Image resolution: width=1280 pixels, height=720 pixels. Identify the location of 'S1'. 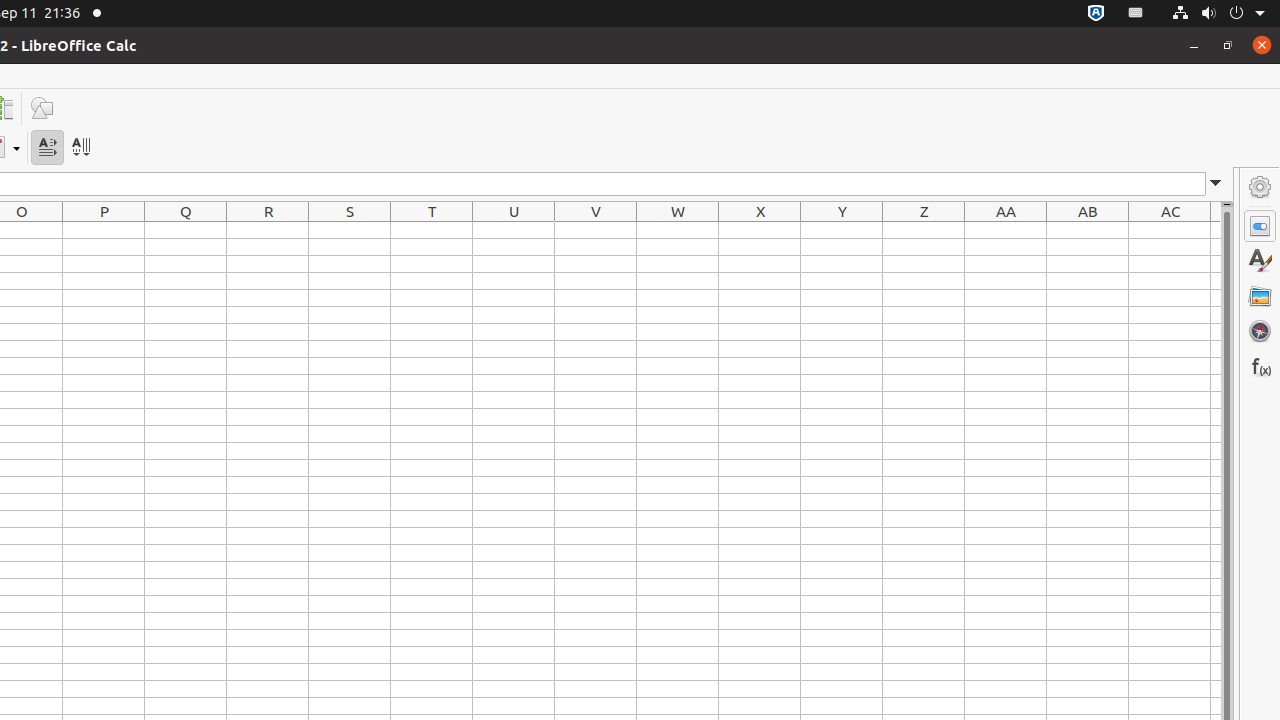
(349, 229).